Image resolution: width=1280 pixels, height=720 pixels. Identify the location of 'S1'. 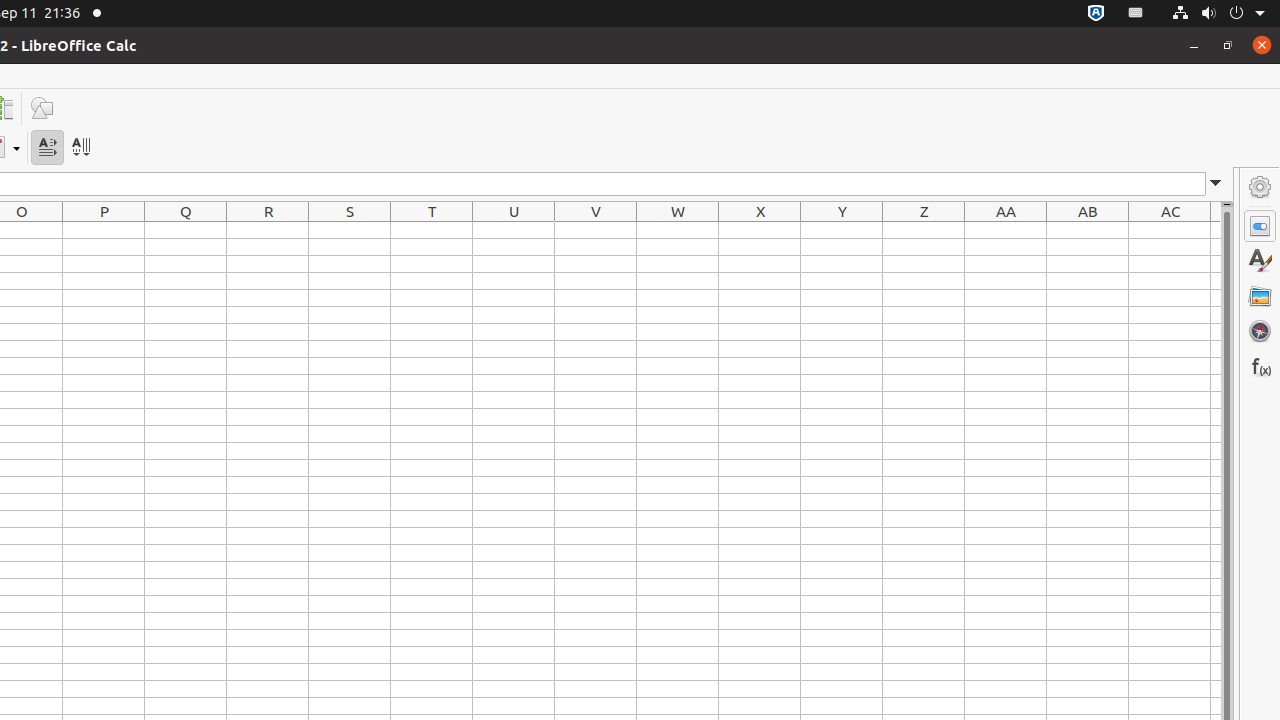
(349, 229).